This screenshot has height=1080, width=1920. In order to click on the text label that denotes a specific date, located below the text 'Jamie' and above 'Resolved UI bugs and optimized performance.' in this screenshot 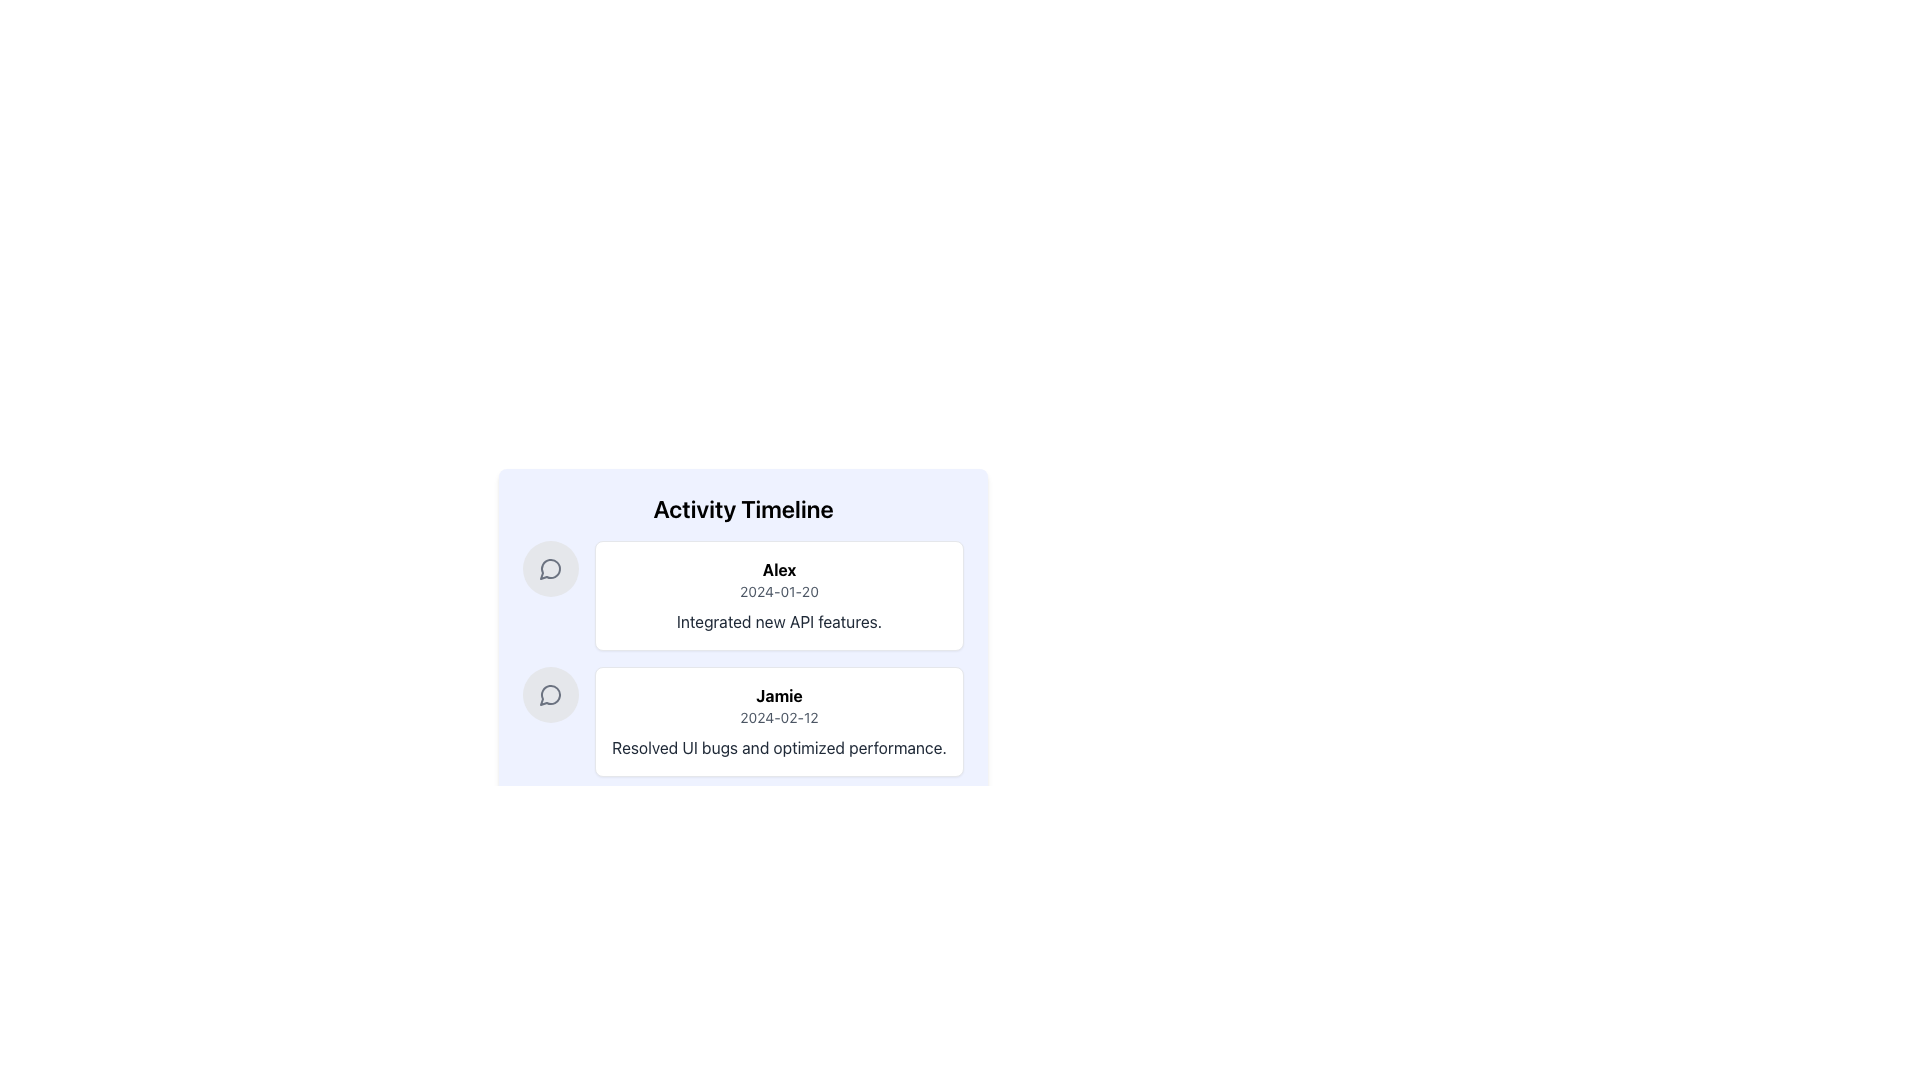, I will do `click(778, 716)`.